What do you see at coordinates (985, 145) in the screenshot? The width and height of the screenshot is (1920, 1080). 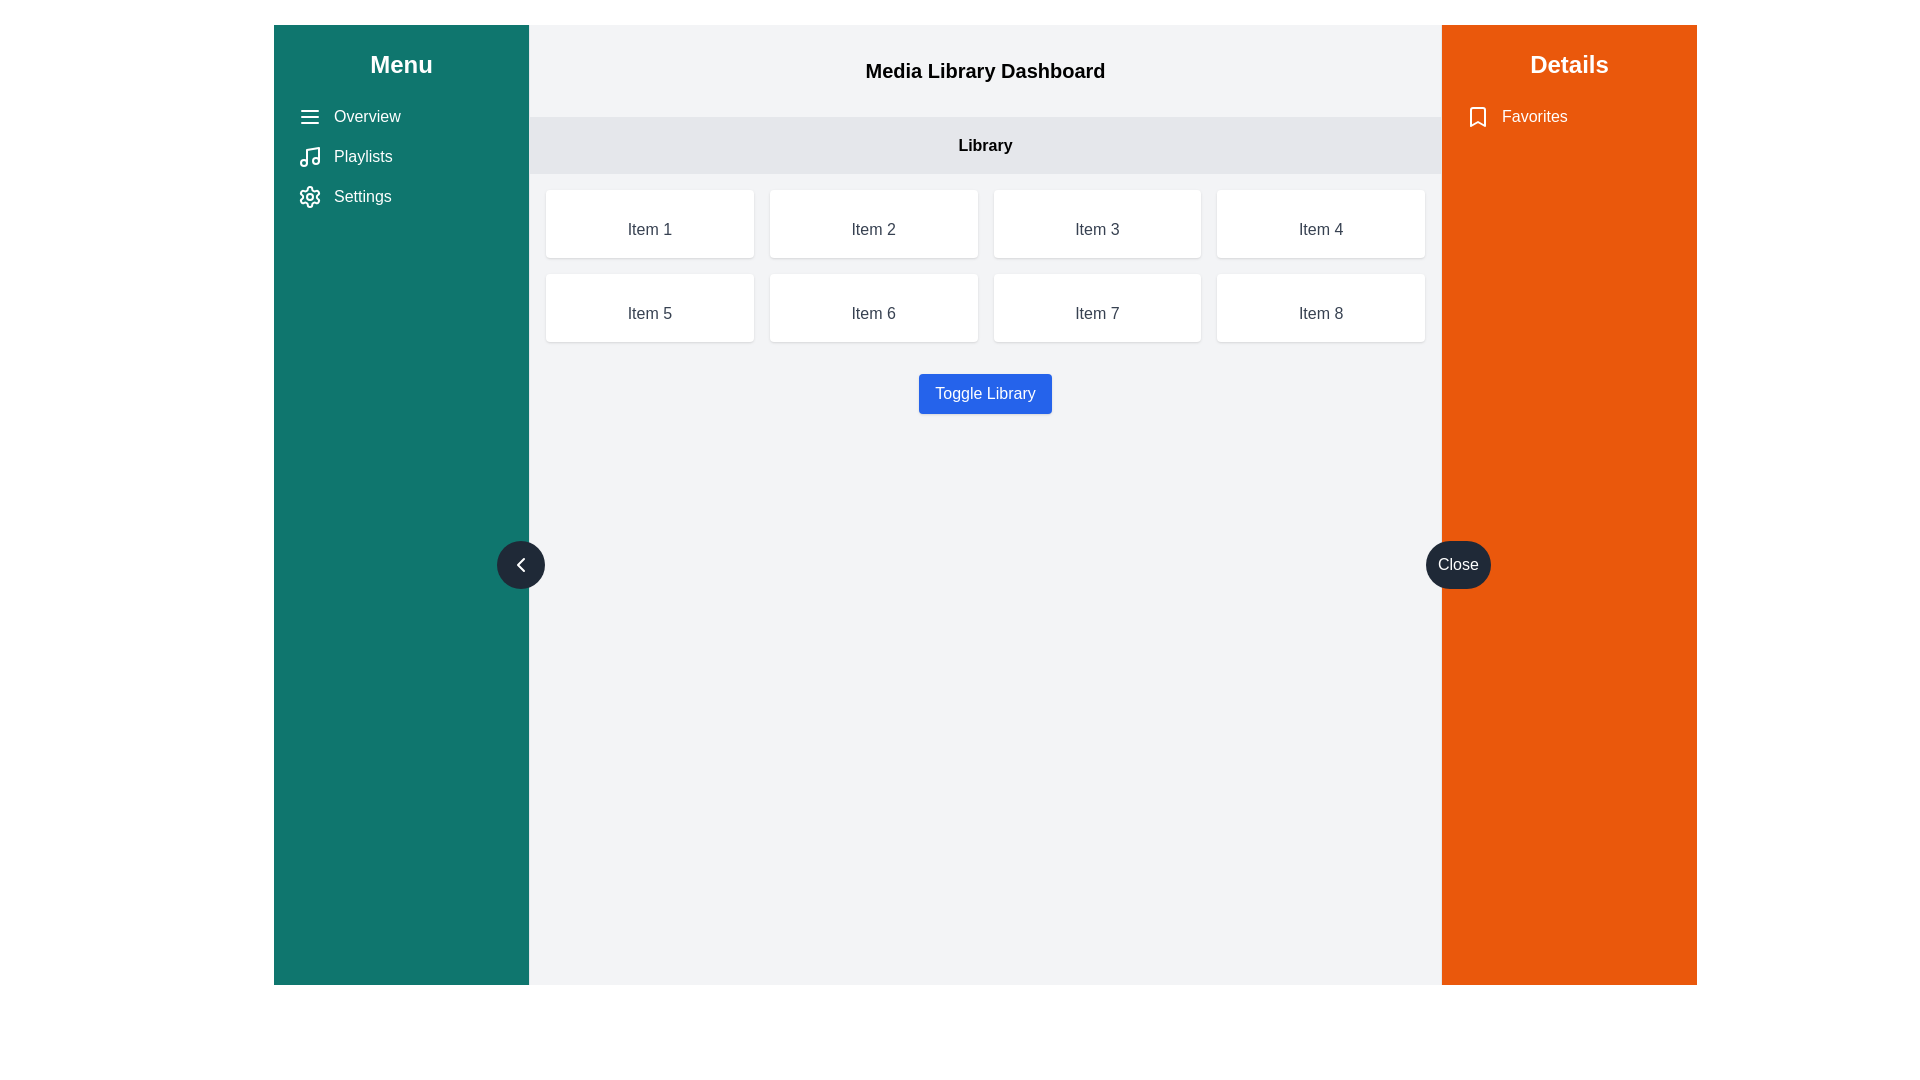 I see `the Text Label that serves as a heading for the 'Media Library Dashboard', visually separating the content below it` at bounding box center [985, 145].